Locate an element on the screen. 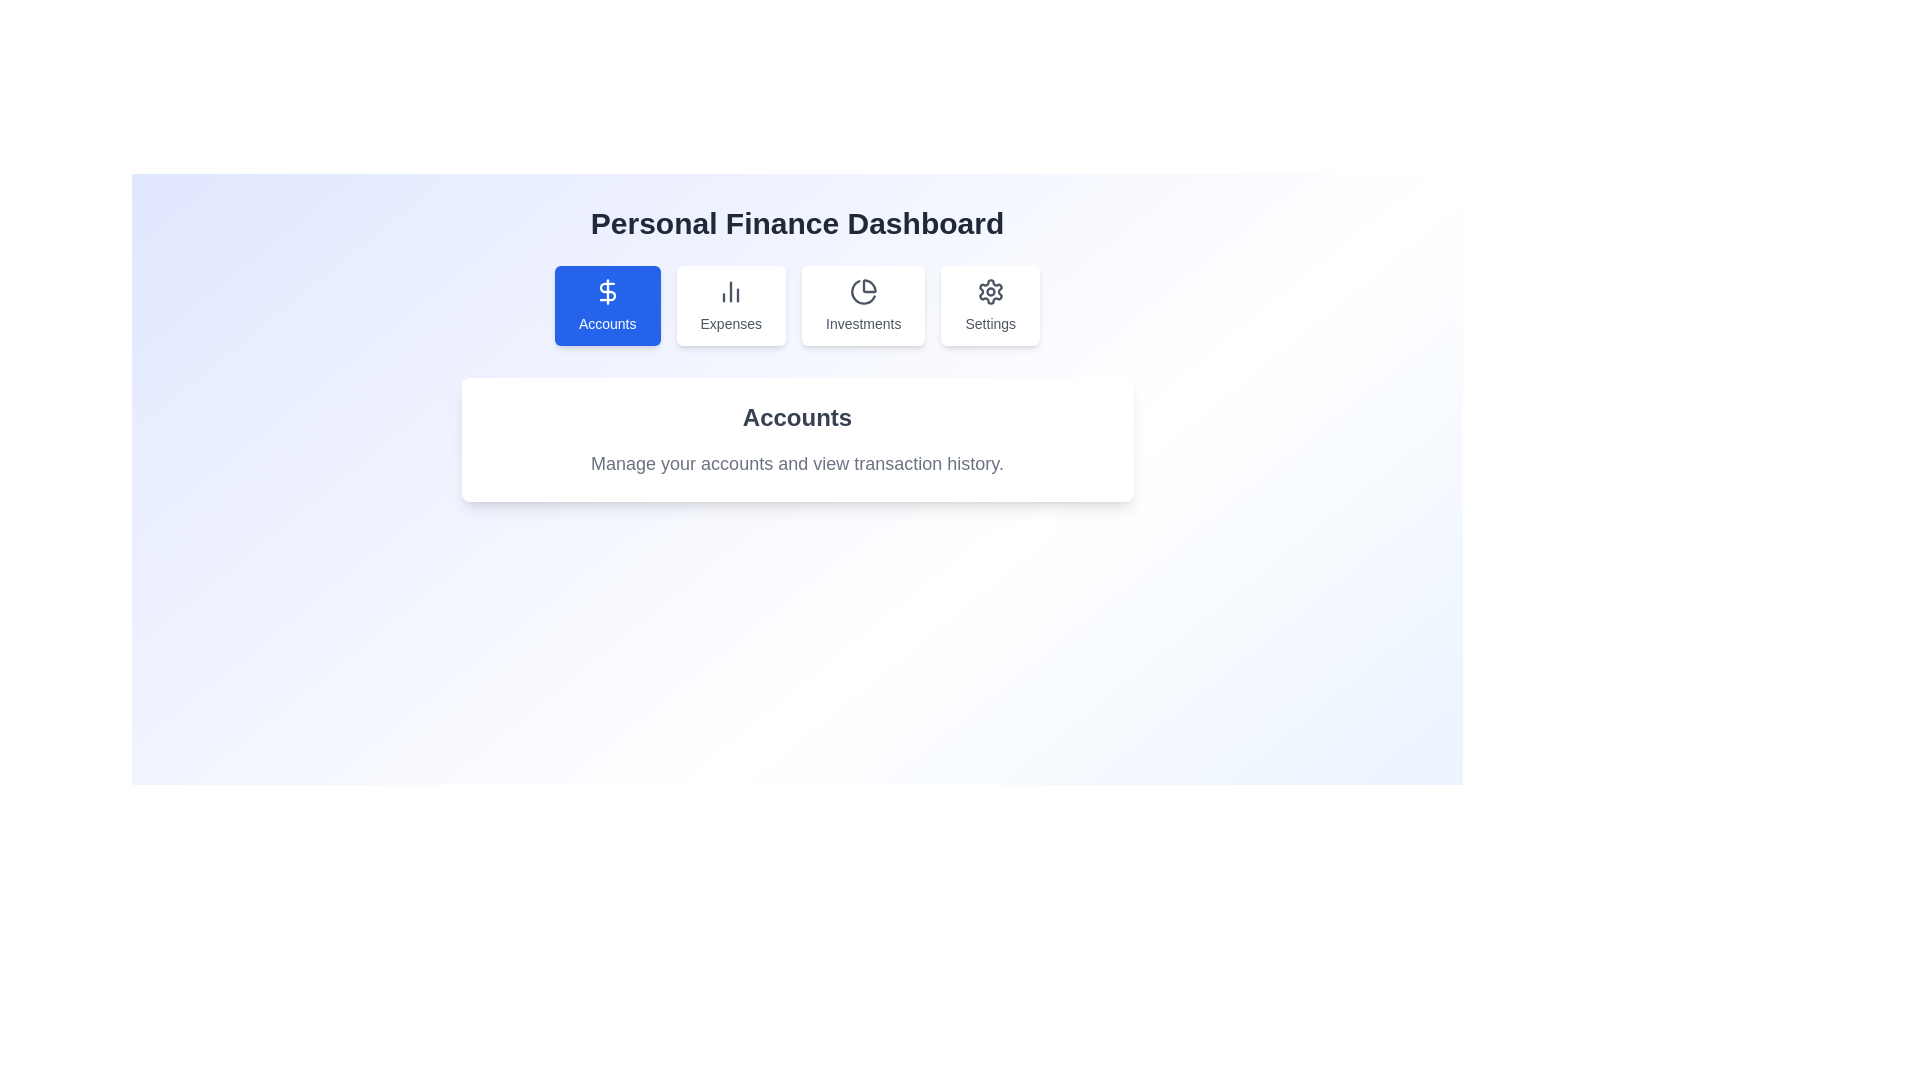 The width and height of the screenshot is (1920, 1080). the Navigation Bar located directly below the 'Personal Finance Dashboard' title to interact with any of its segments, such as 'Accounts', 'Expenses', 'Investments', or 'Settings' is located at coordinates (796, 305).